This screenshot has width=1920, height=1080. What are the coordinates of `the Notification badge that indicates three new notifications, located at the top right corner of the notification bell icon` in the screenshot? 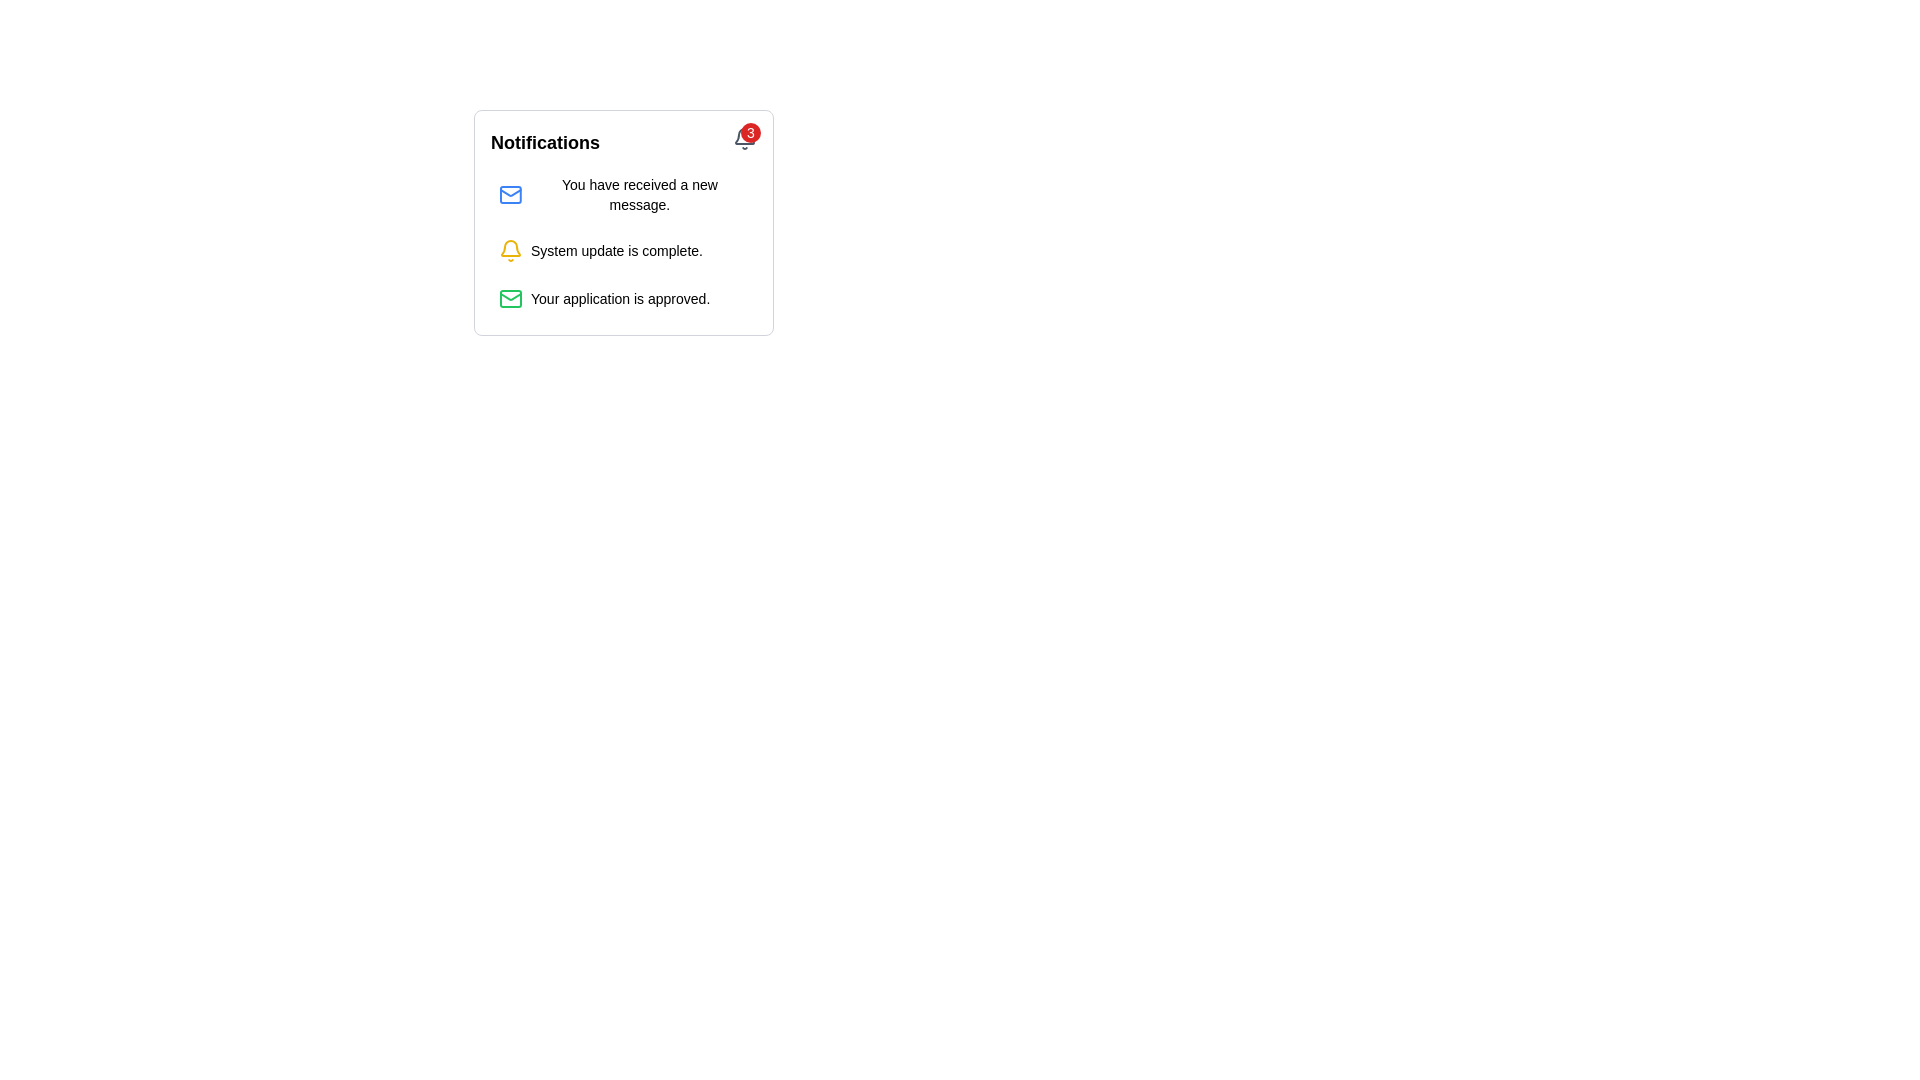 It's located at (739, 141).